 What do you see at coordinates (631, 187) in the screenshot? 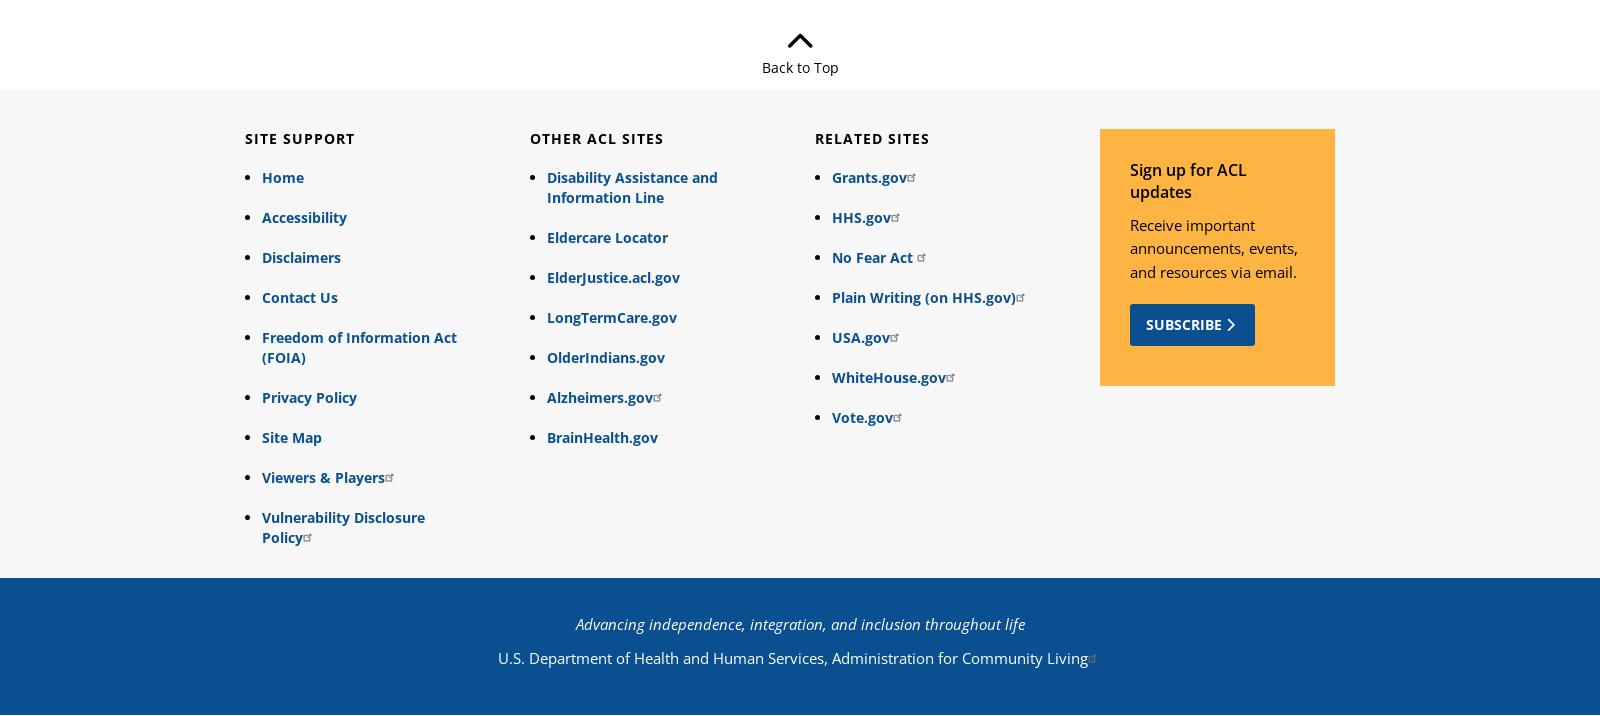
I see `'Disability Assistance and Information Line'` at bounding box center [631, 187].